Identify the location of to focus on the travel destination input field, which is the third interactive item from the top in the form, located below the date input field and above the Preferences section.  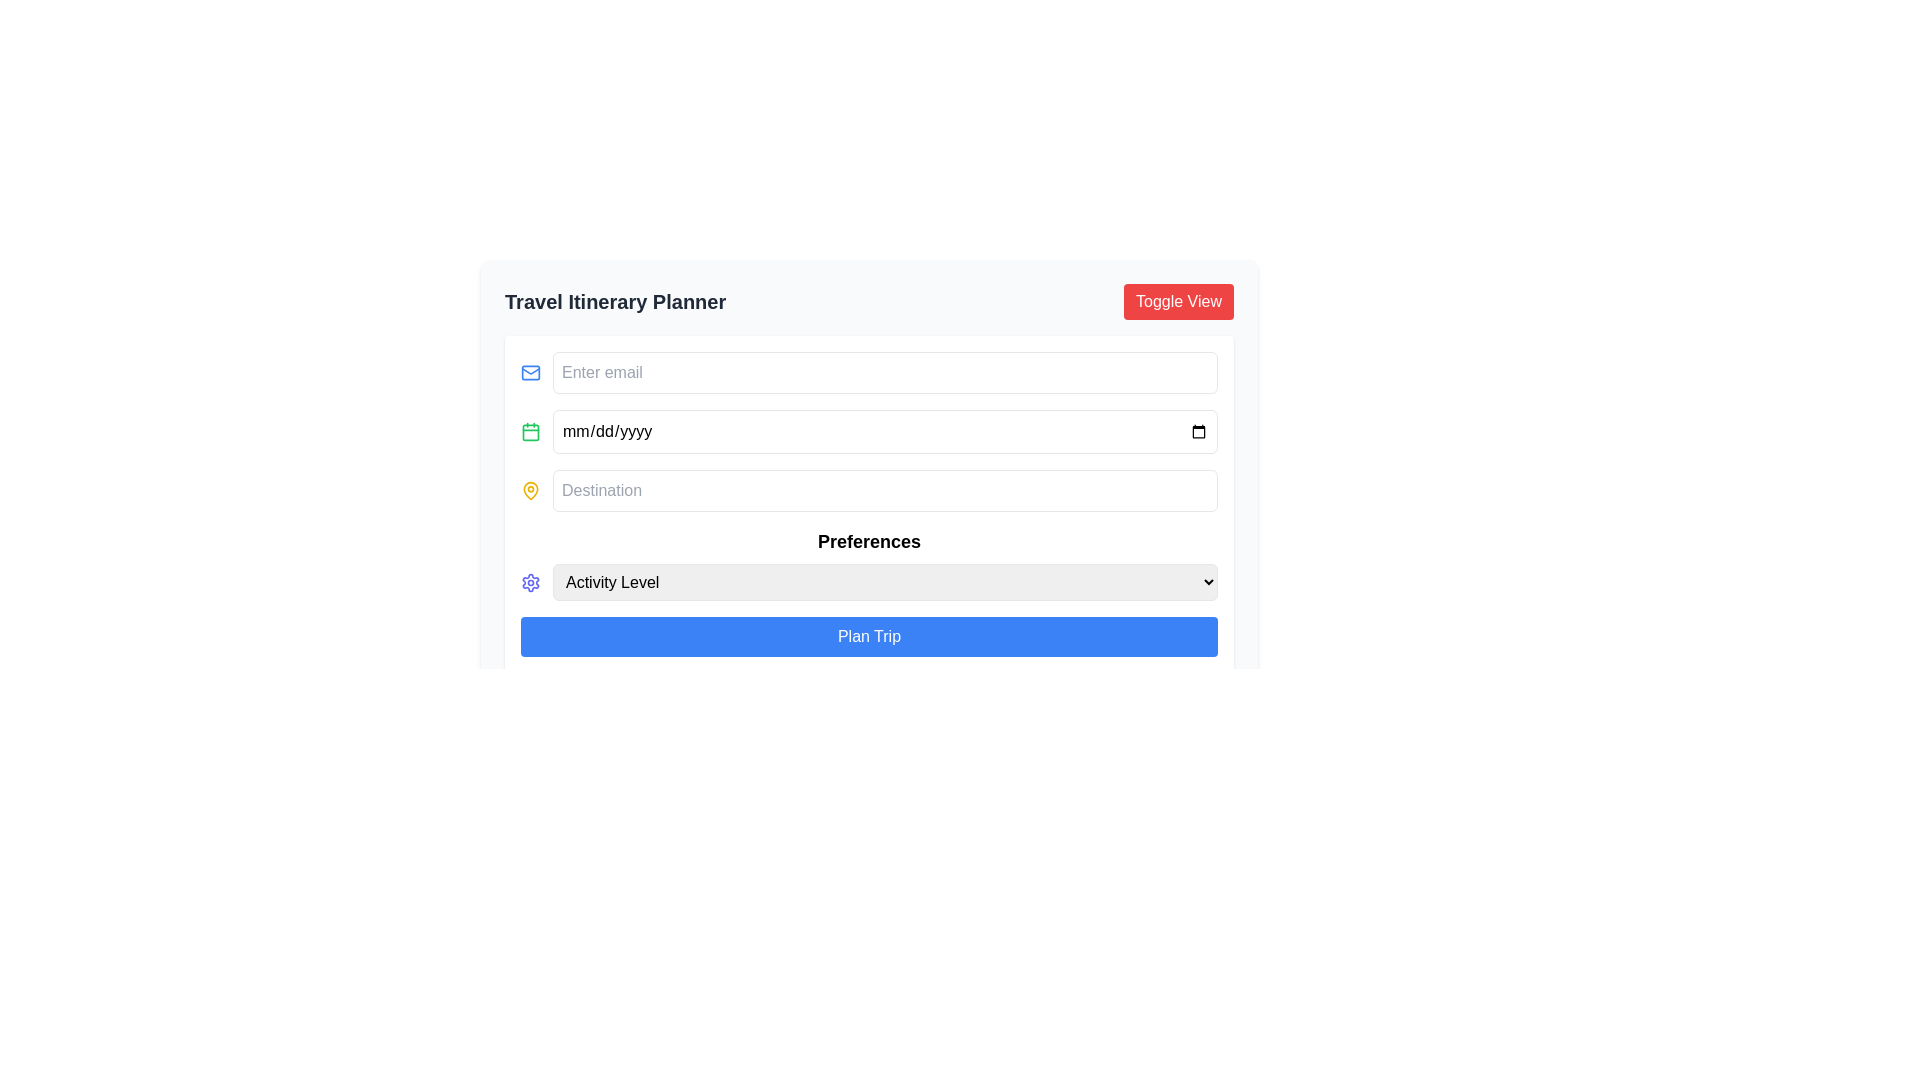
(869, 490).